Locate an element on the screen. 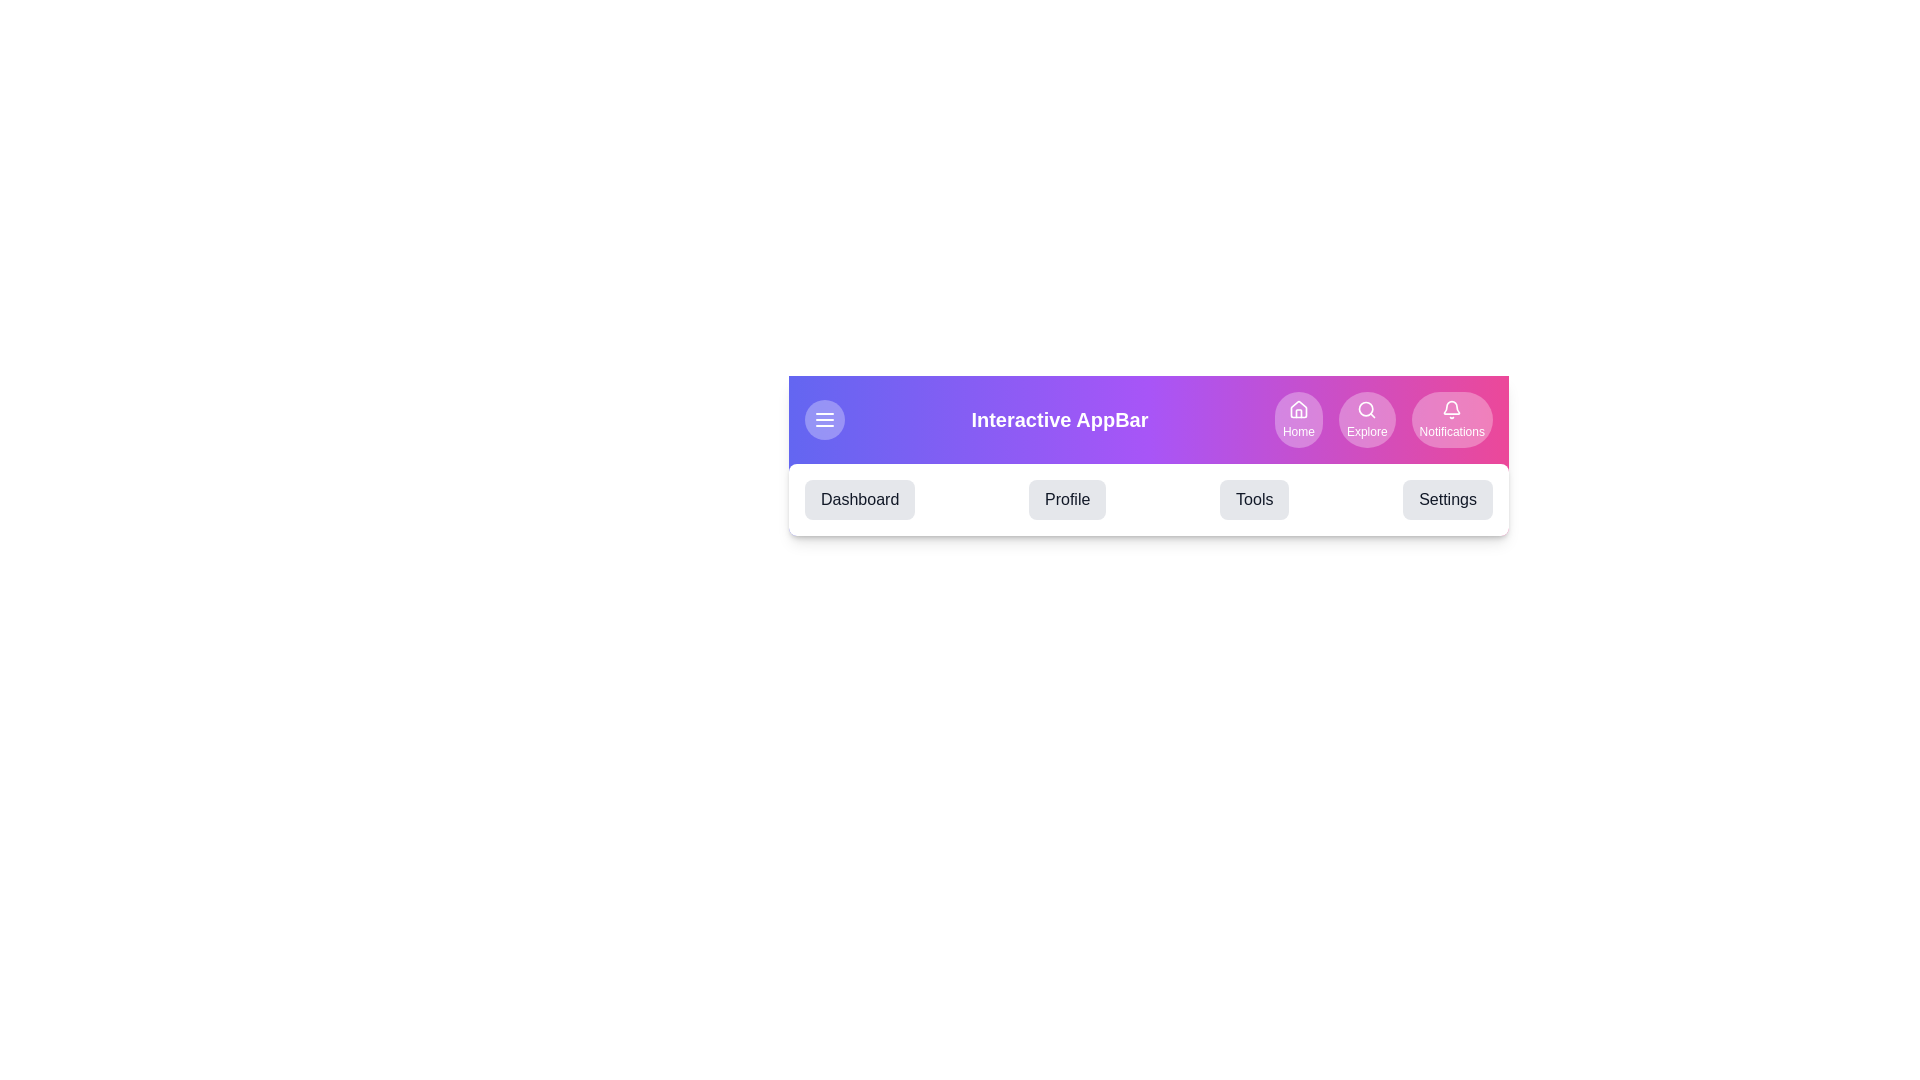 The width and height of the screenshot is (1920, 1080). the Tools in the navigation menu is located at coordinates (1253, 499).